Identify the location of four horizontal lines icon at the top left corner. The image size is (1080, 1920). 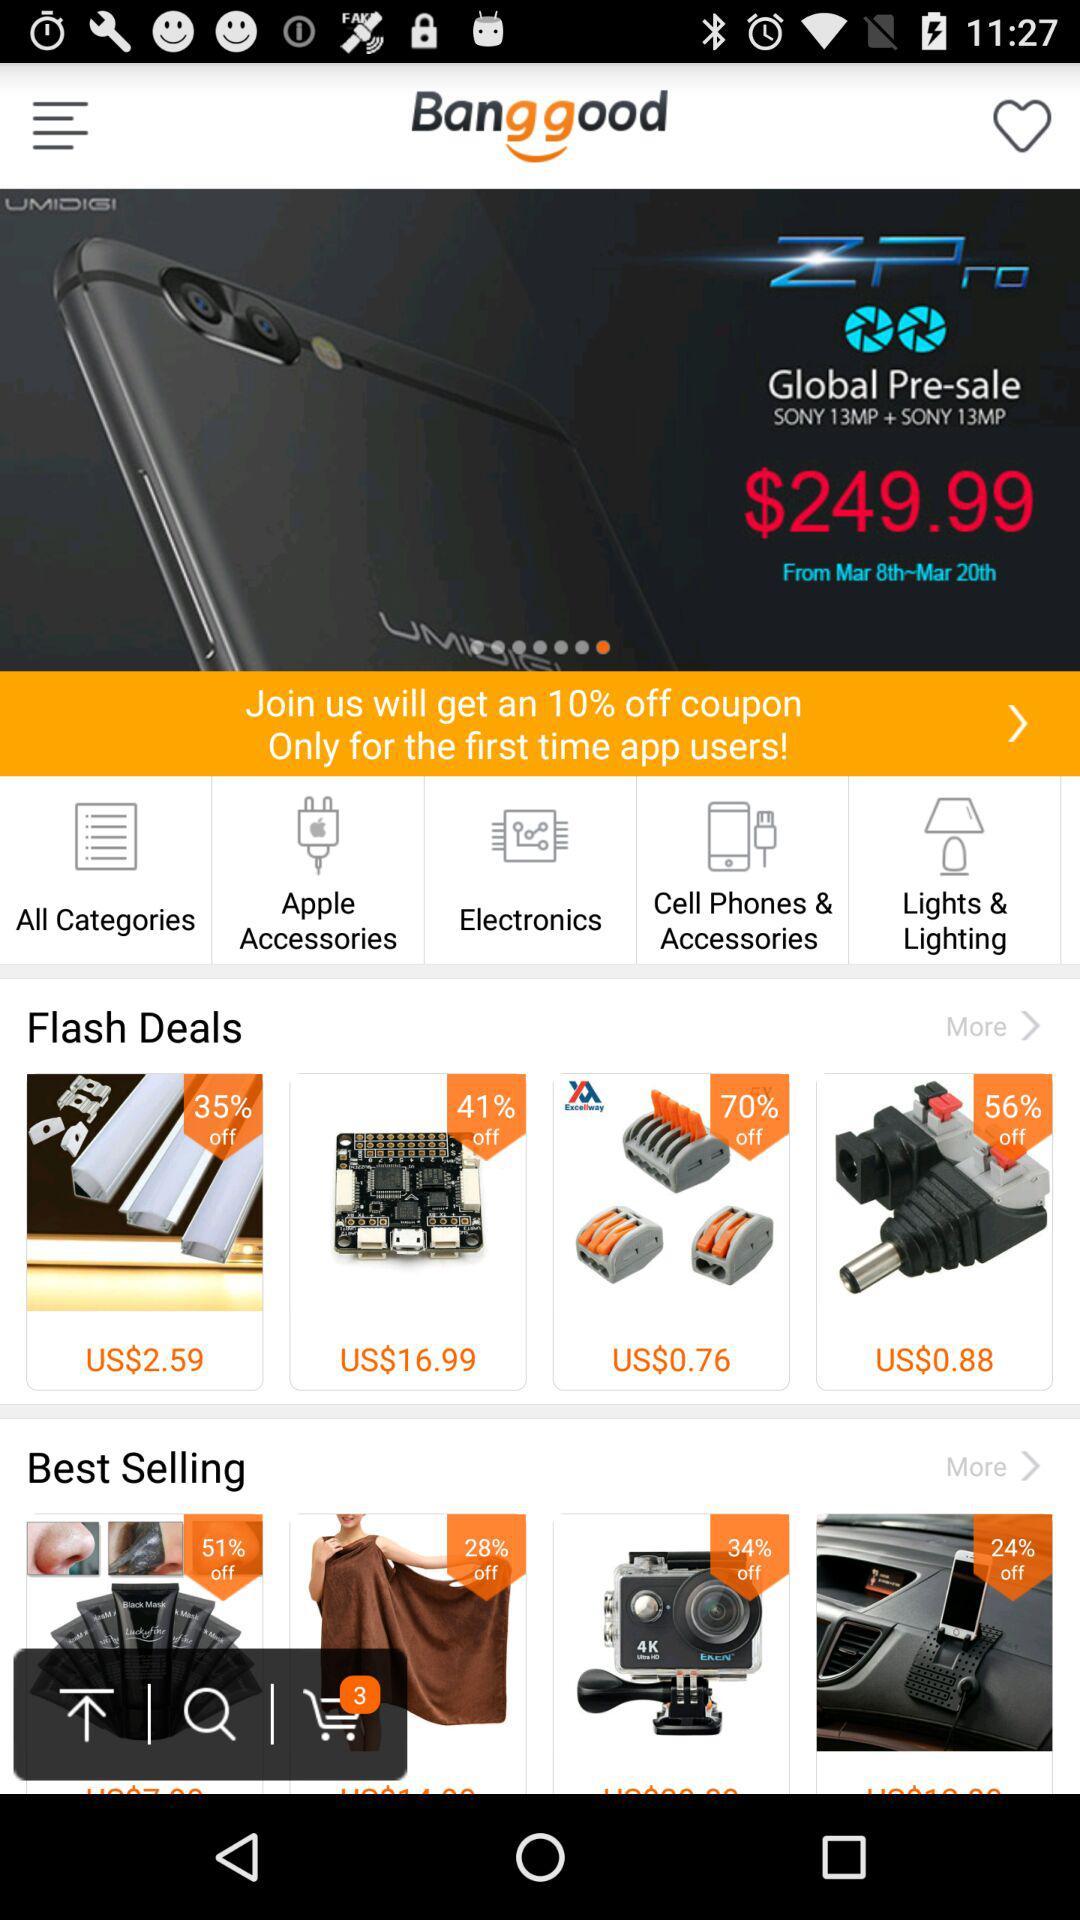
(59, 124).